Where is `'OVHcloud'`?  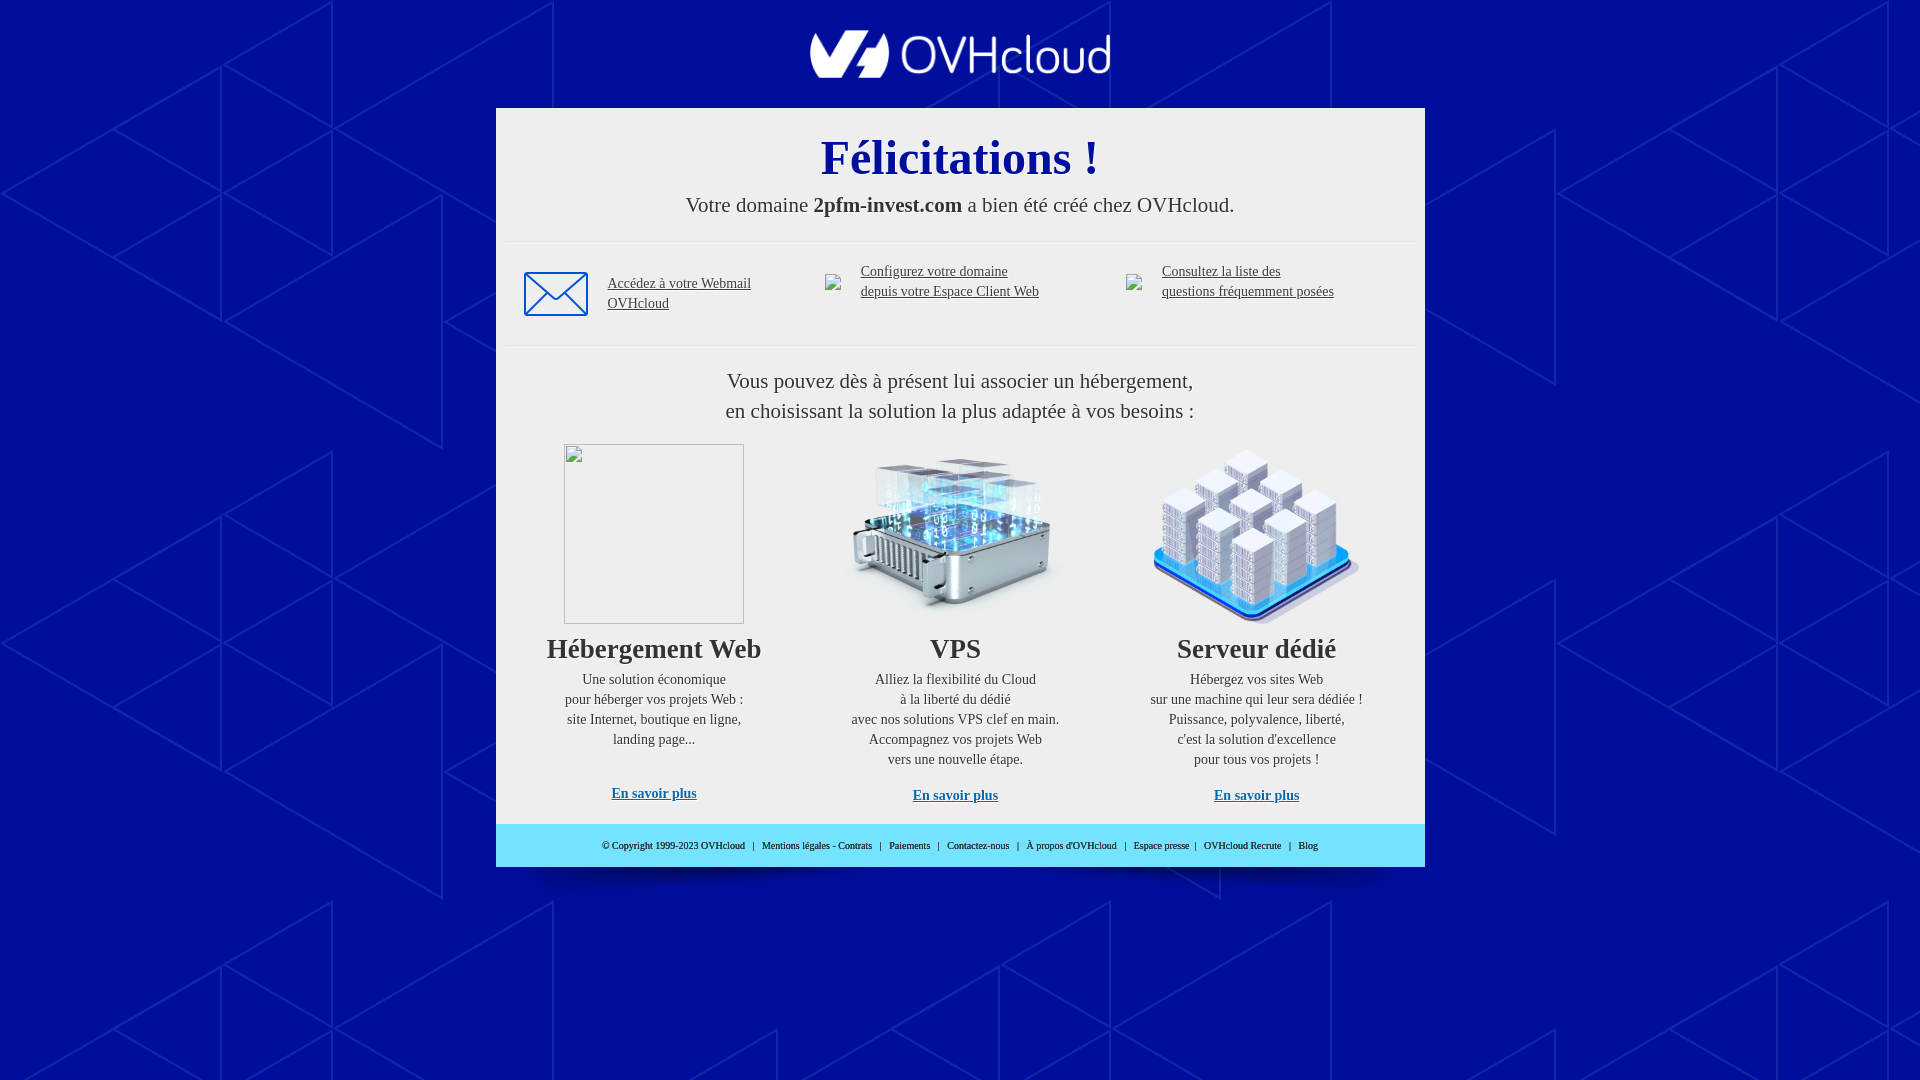
'OVHcloud' is located at coordinates (960, 71).